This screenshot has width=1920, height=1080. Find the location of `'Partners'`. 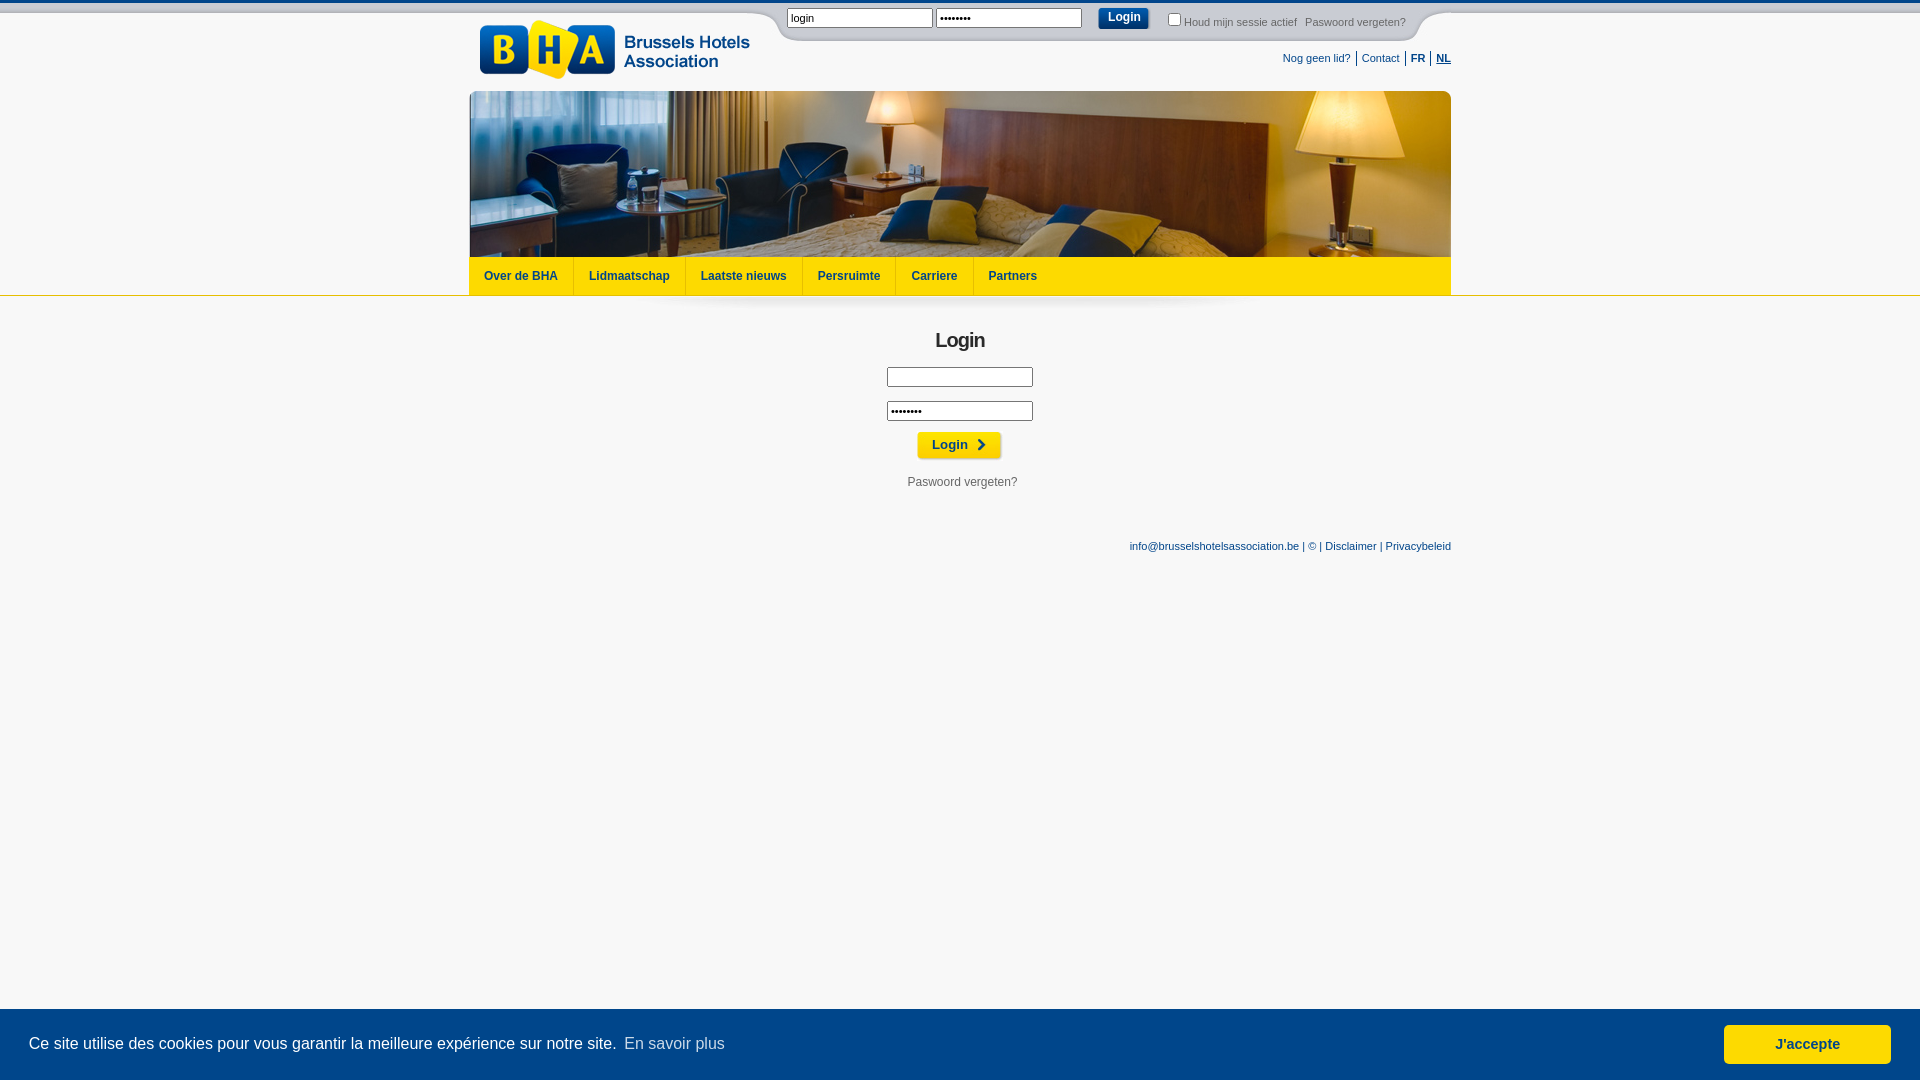

'Partners' is located at coordinates (1012, 276).